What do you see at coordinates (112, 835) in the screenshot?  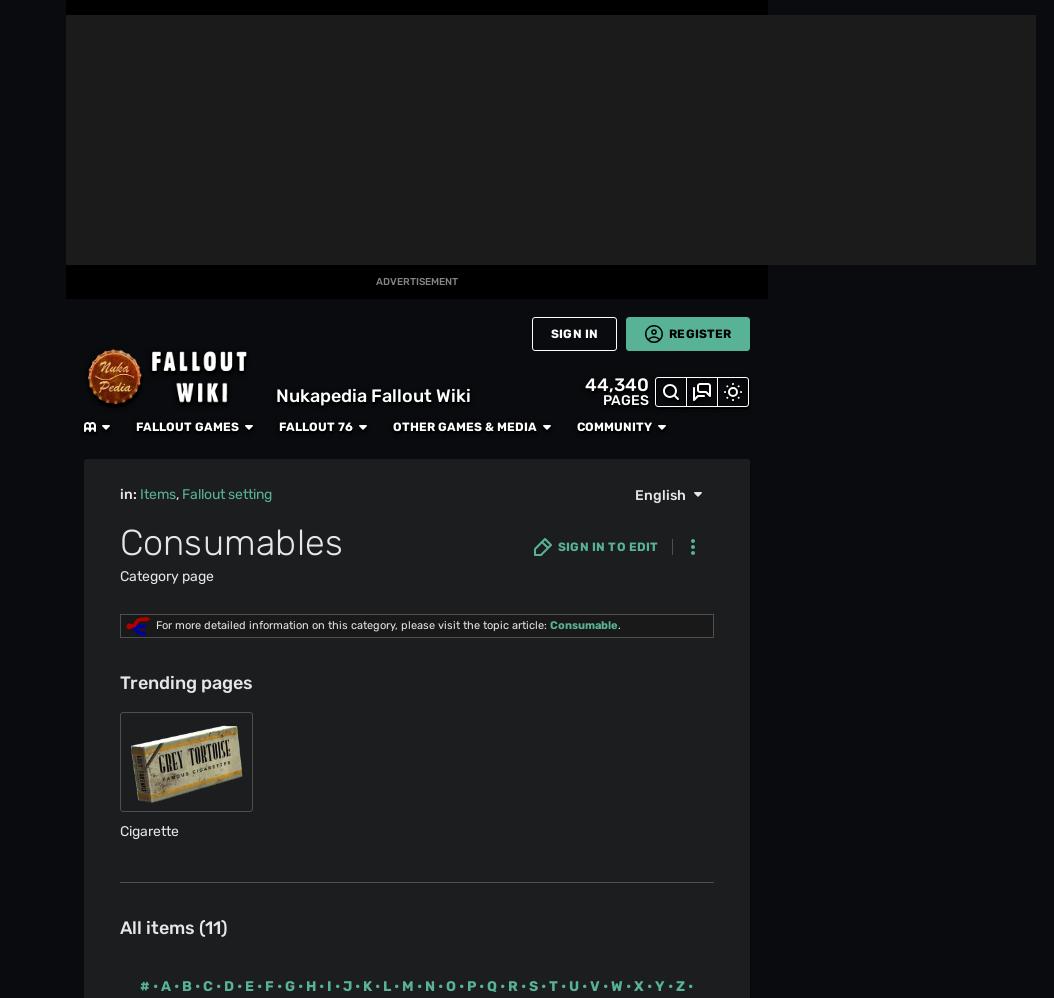 I see `'Muthead'` at bounding box center [112, 835].